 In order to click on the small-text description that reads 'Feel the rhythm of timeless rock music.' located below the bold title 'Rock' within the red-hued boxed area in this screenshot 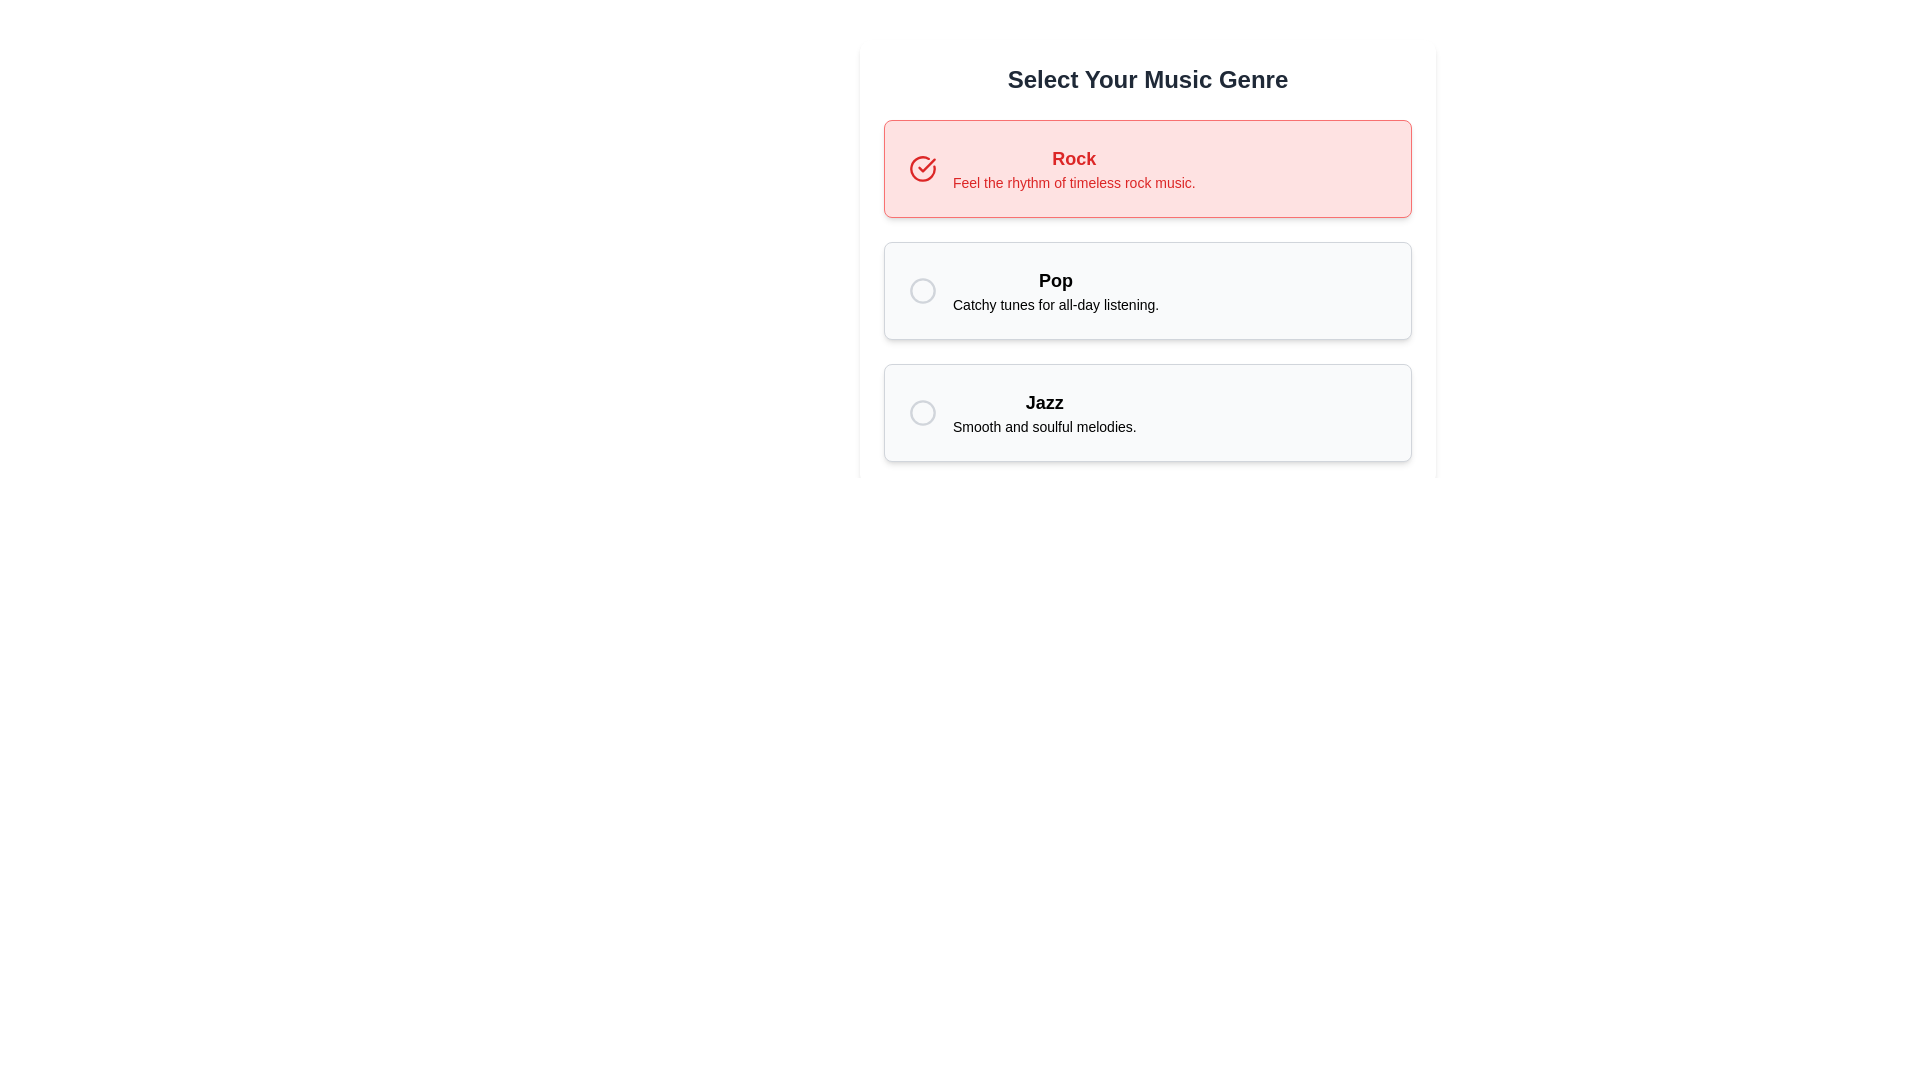, I will do `click(1073, 182)`.